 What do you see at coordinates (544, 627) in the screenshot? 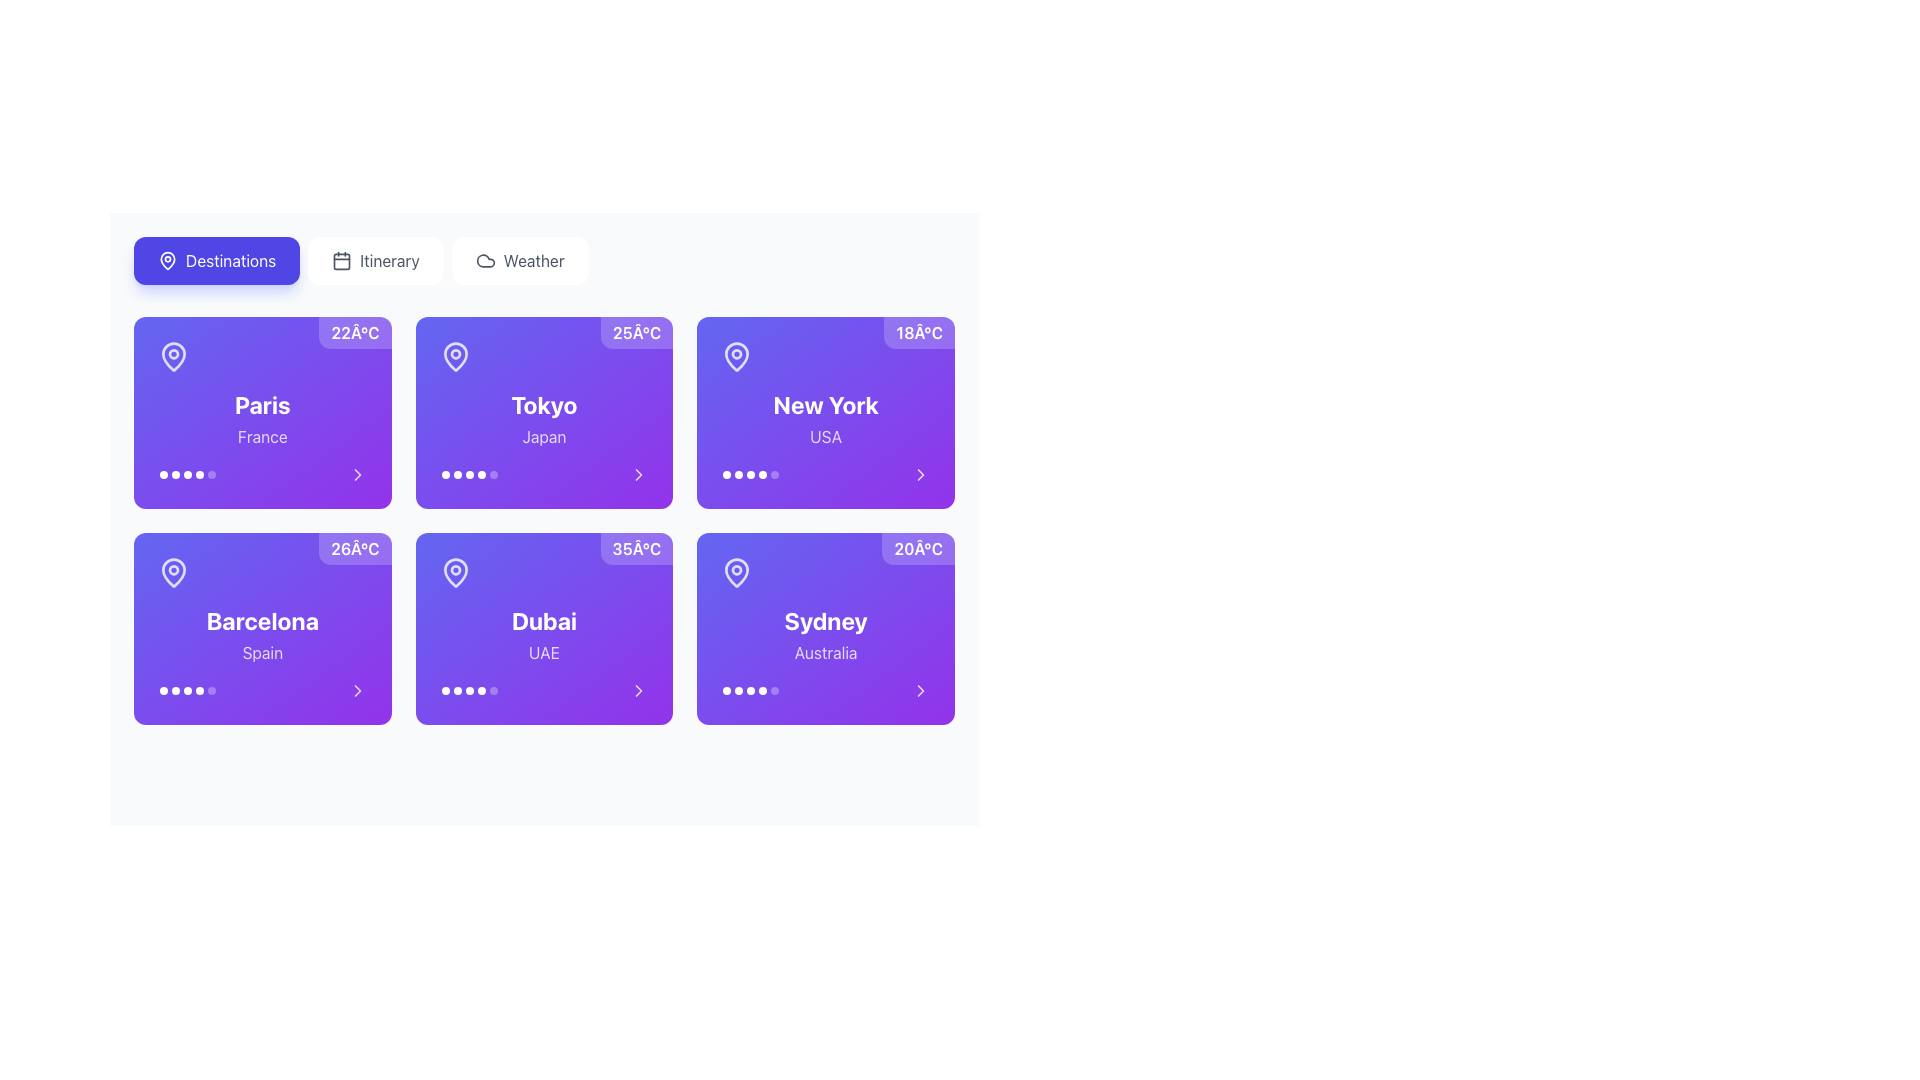
I see `the weather information card displaying data for 'Dubai', located in the second row, second column of the grid layout` at bounding box center [544, 627].